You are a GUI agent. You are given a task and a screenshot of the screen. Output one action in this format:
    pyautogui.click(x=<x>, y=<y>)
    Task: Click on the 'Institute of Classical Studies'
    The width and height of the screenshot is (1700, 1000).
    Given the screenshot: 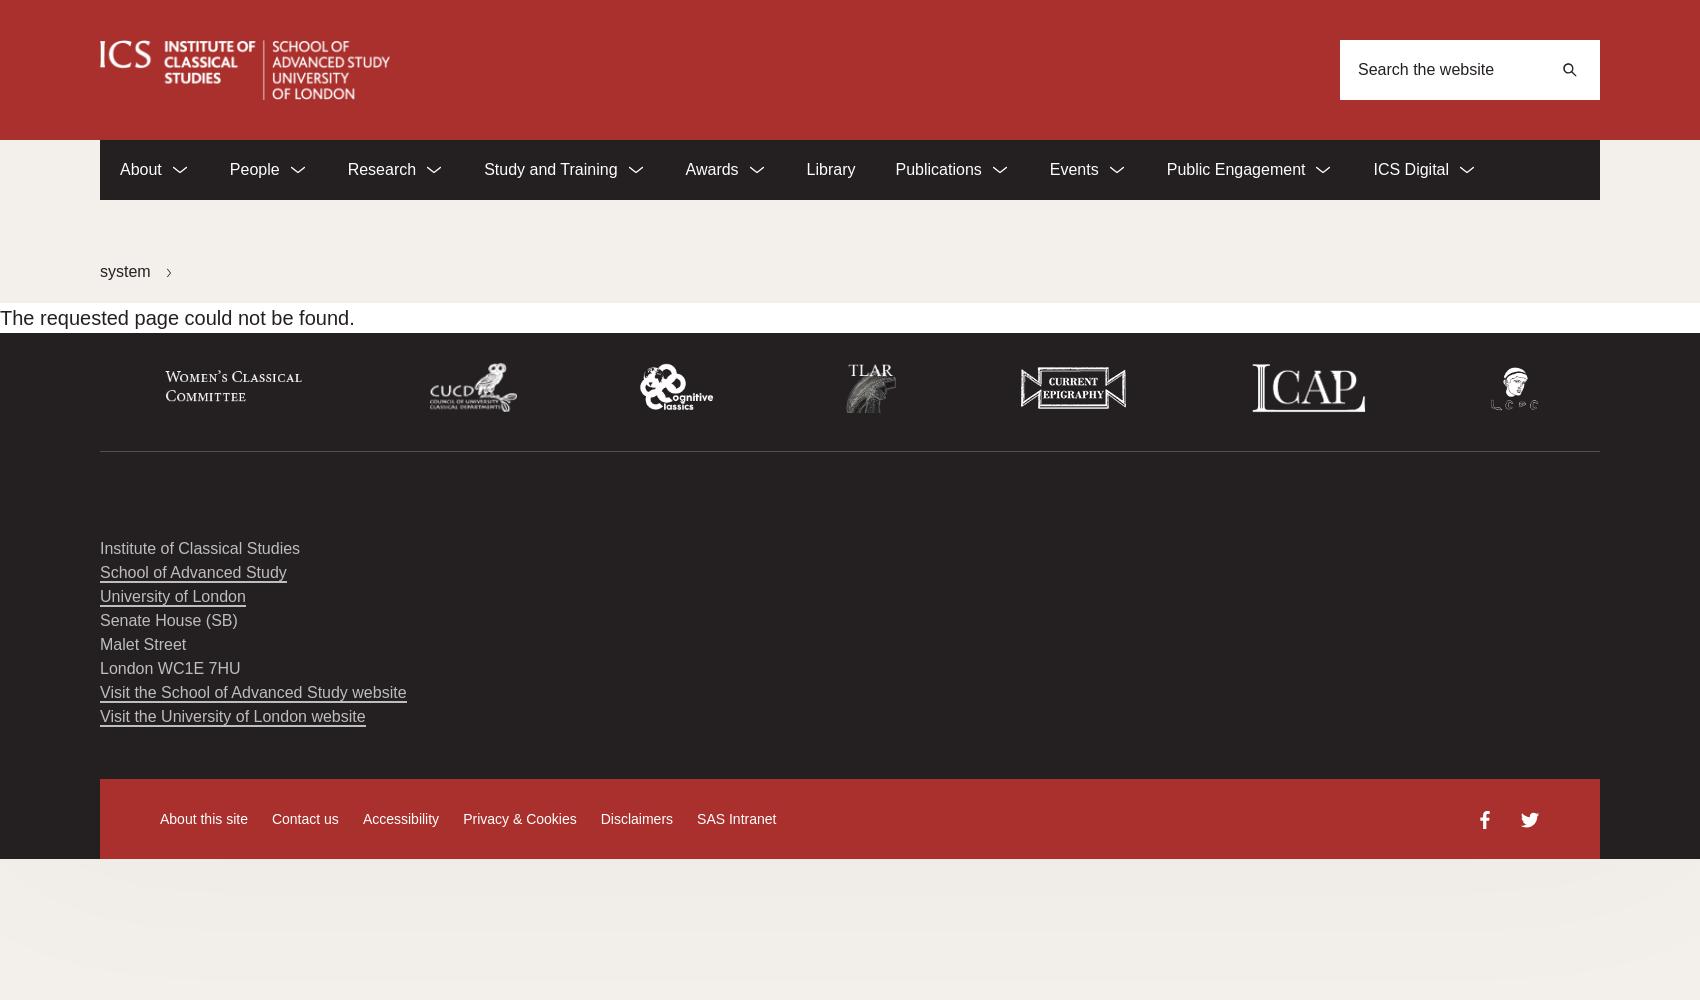 What is the action you would take?
    pyautogui.click(x=198, y=547)
    